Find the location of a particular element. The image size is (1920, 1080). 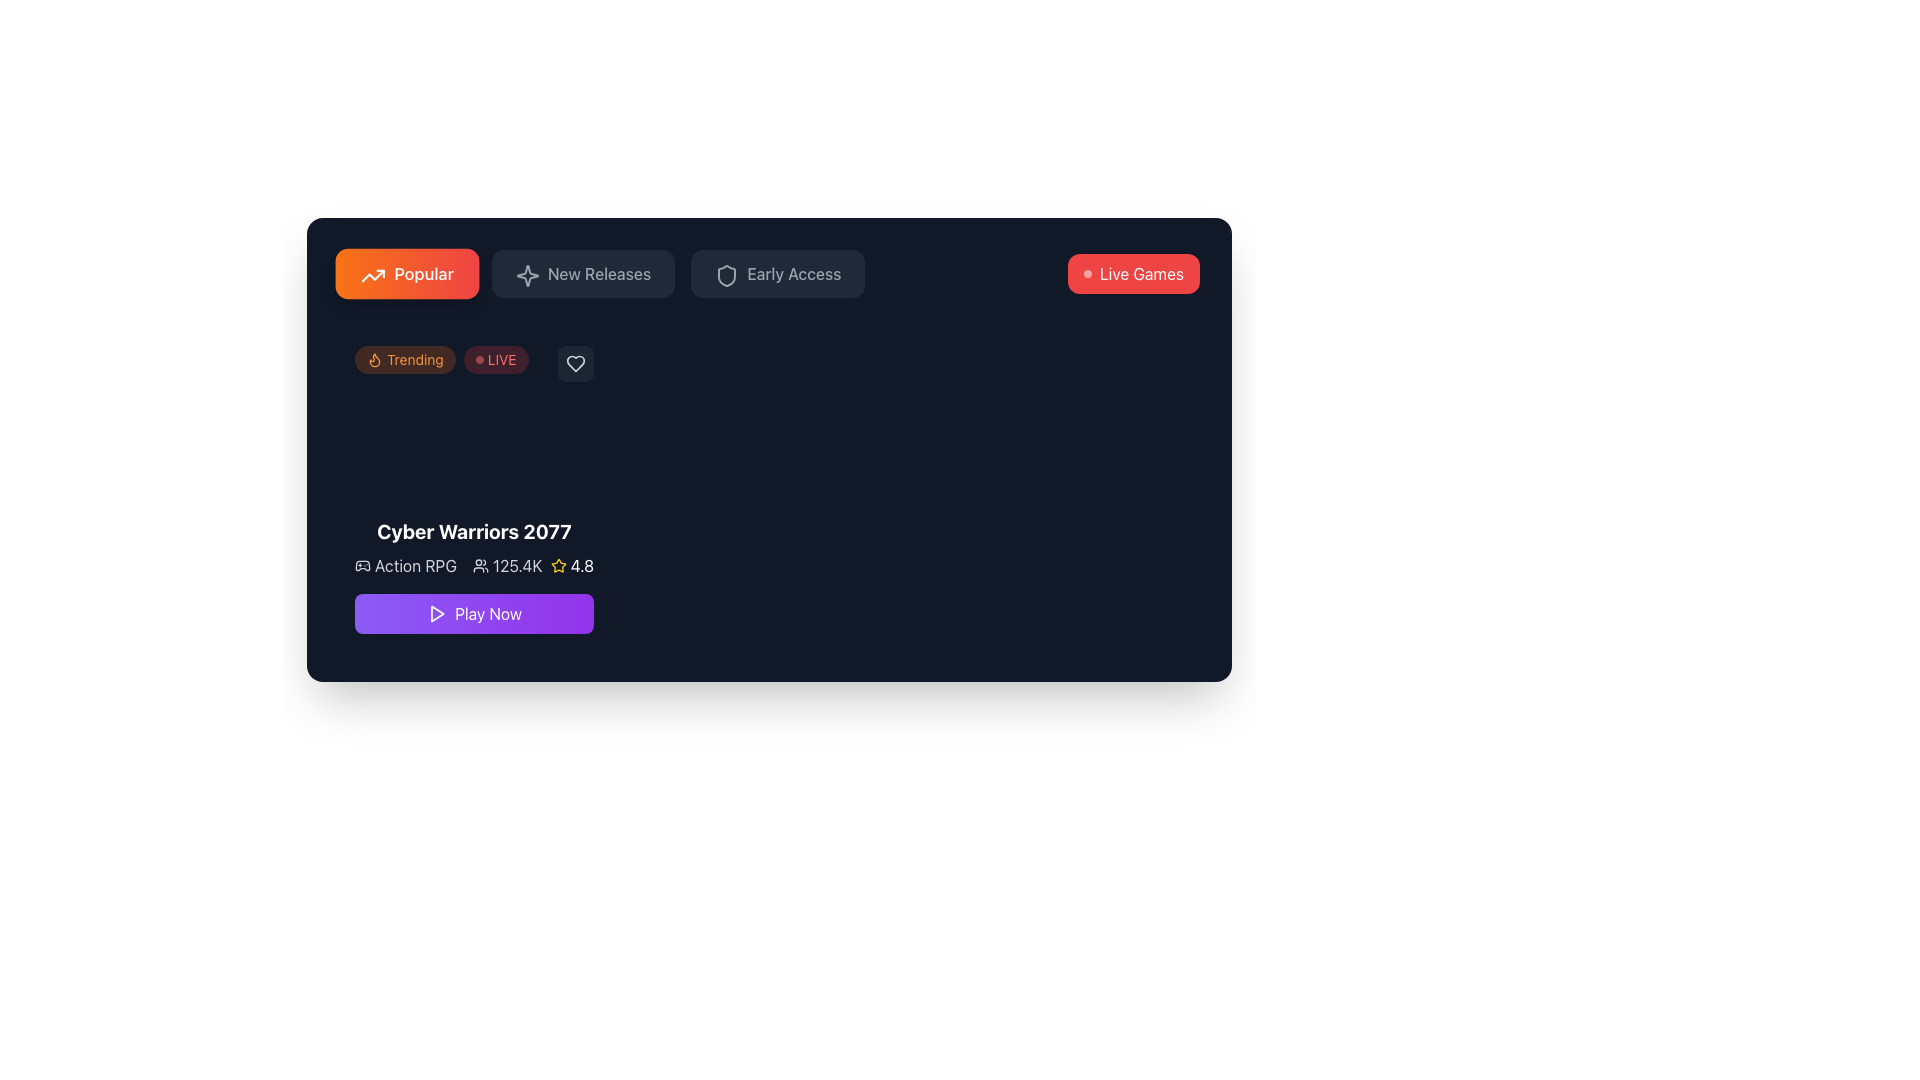

the button that directs the user to the live games section for keyboard interaction via the tab key is located at coordinates (1133, 273).